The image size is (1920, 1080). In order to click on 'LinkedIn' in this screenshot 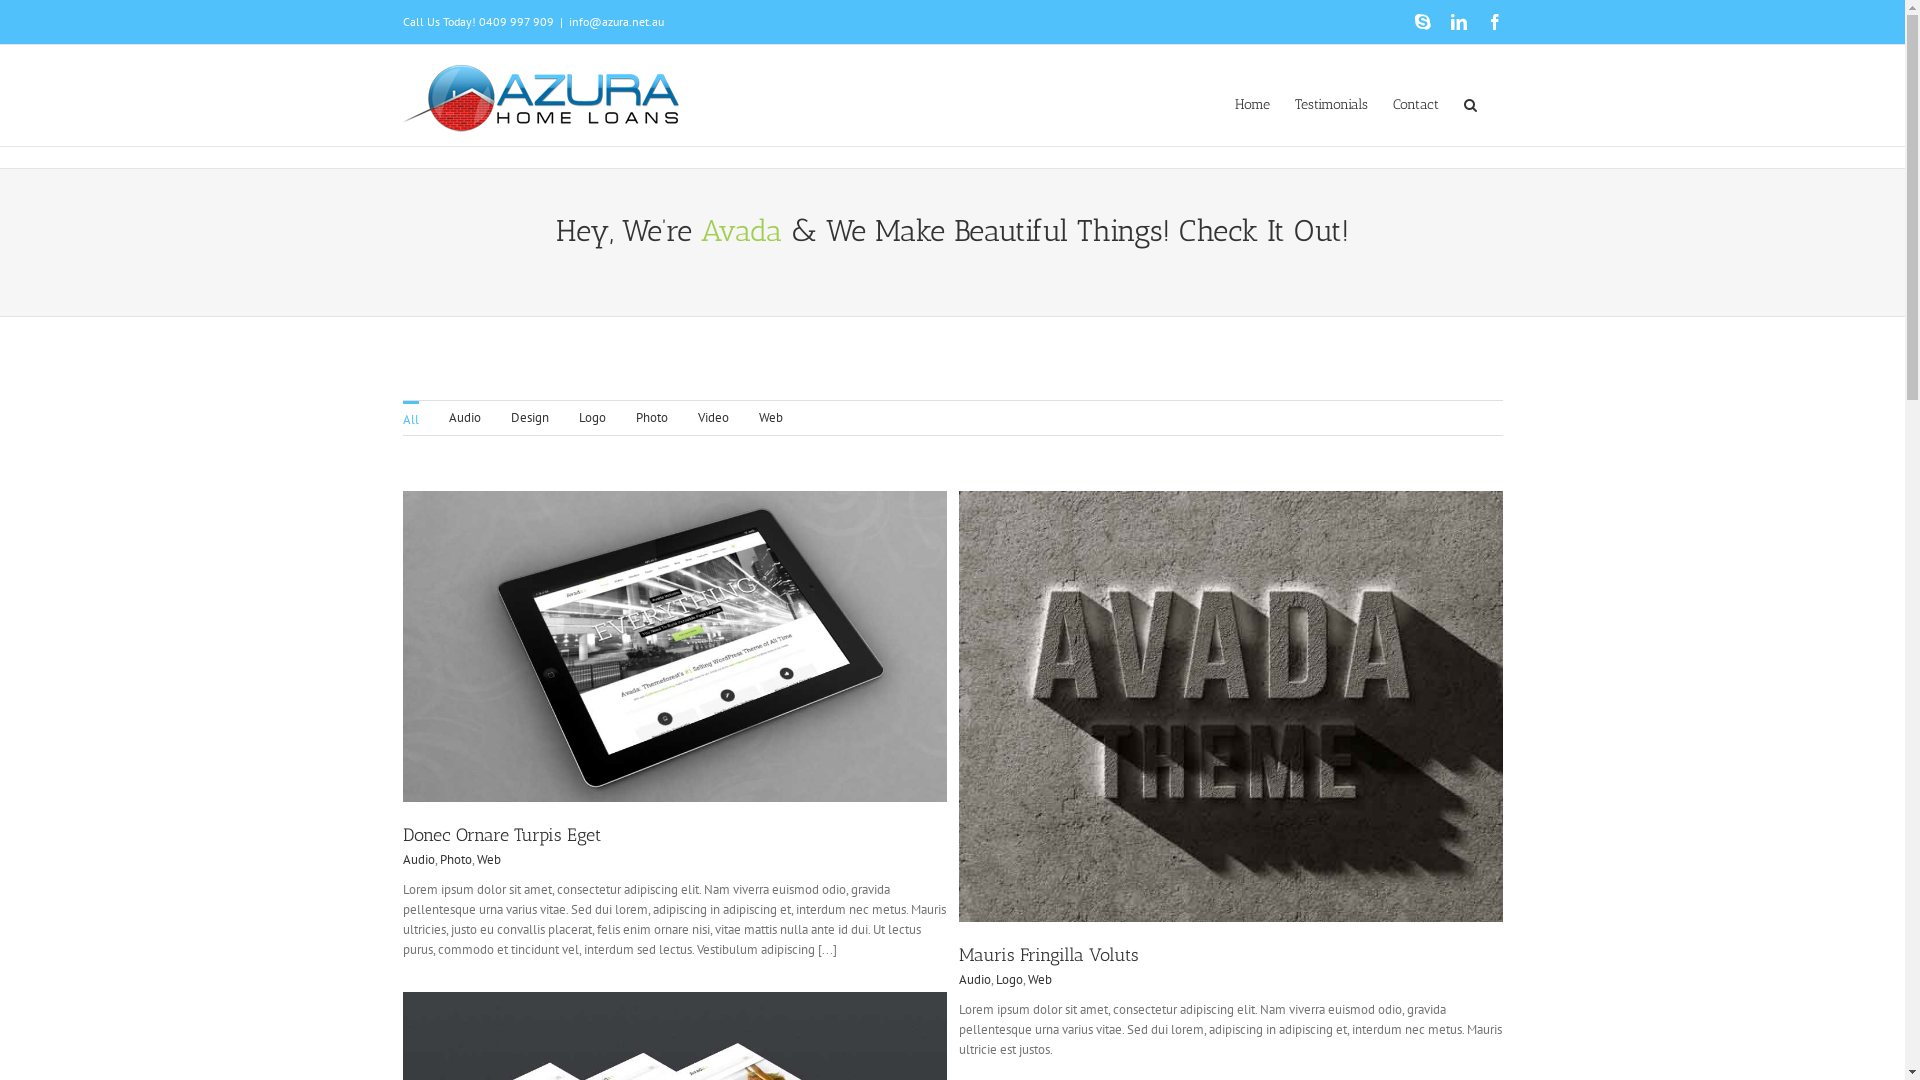, I will do `click(1458, 22)`.